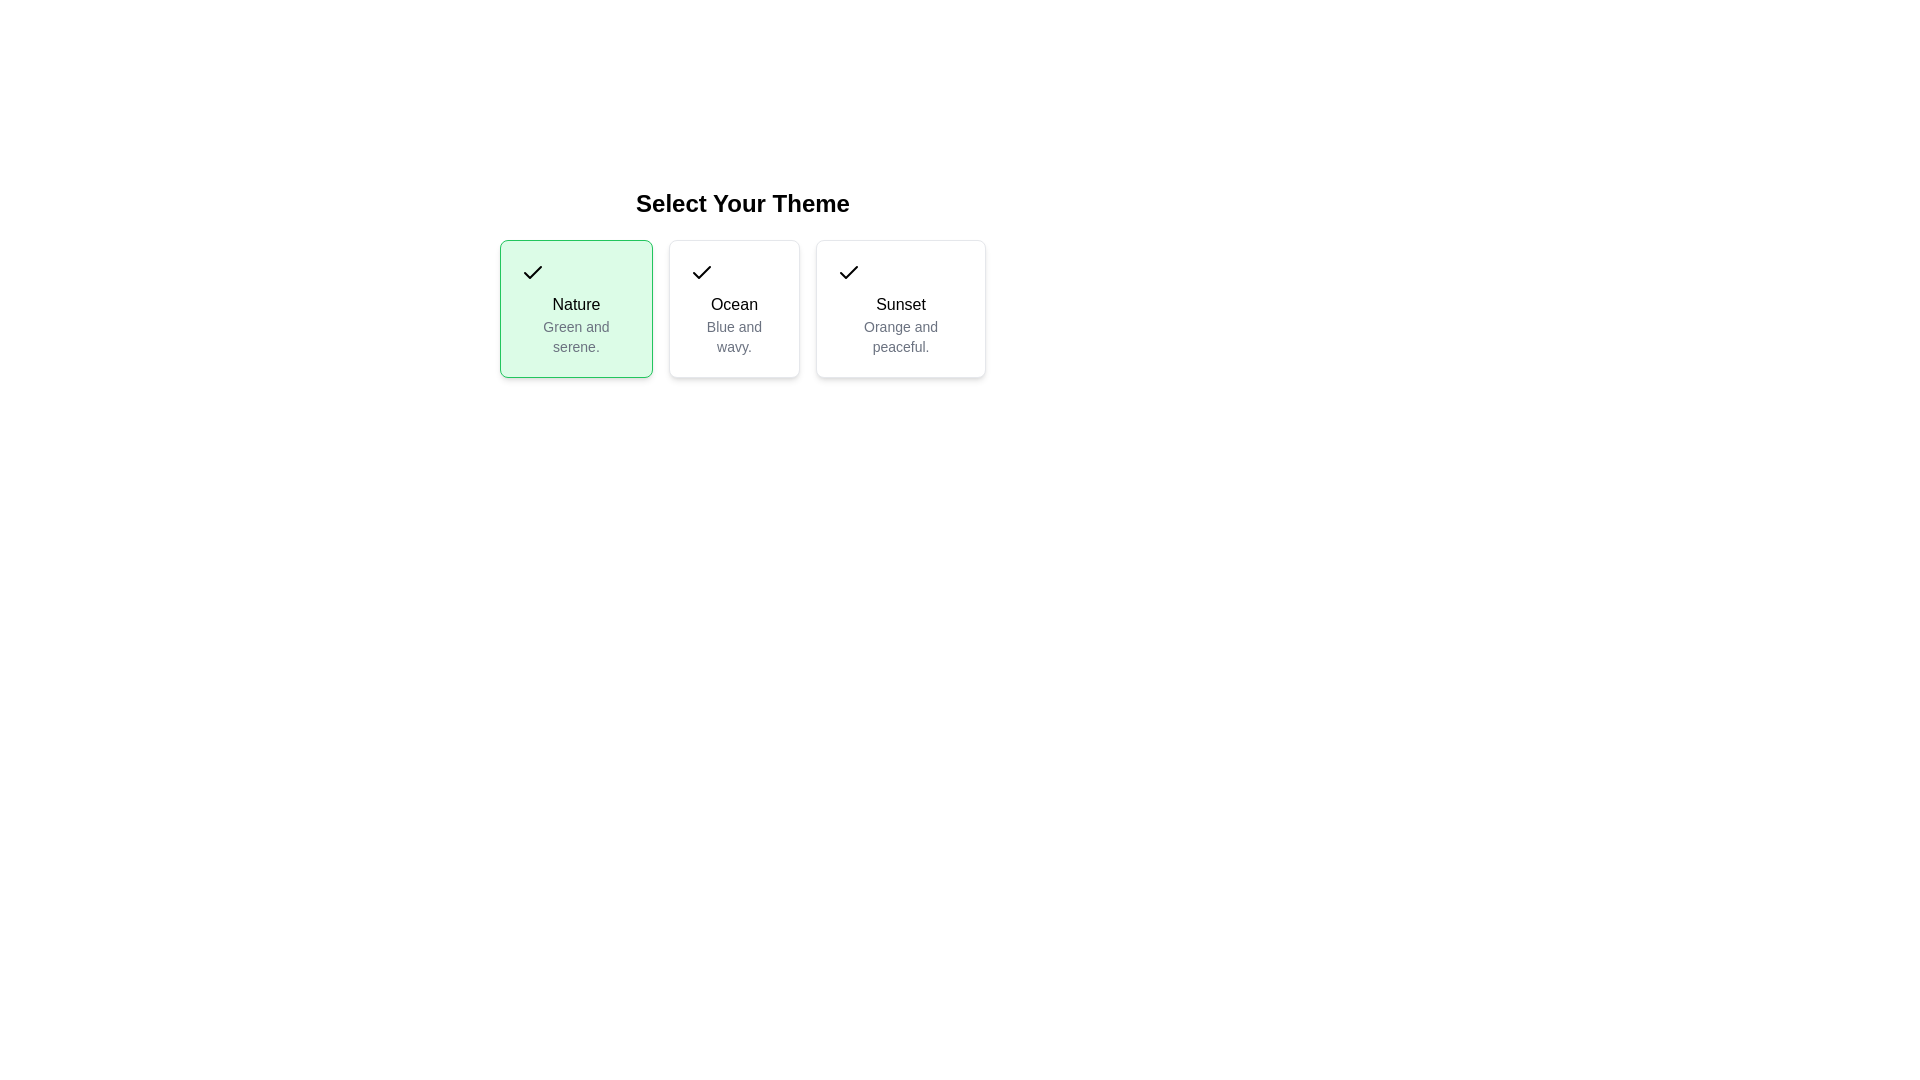 This screenshot has width=1920, height=1080. Describe the element at coordinates (532, 272) in the screenshot. I see `the checkmark icon located inside the 'Nature Green and serene.' card, positioned at the top-left corner of the card` at that location.